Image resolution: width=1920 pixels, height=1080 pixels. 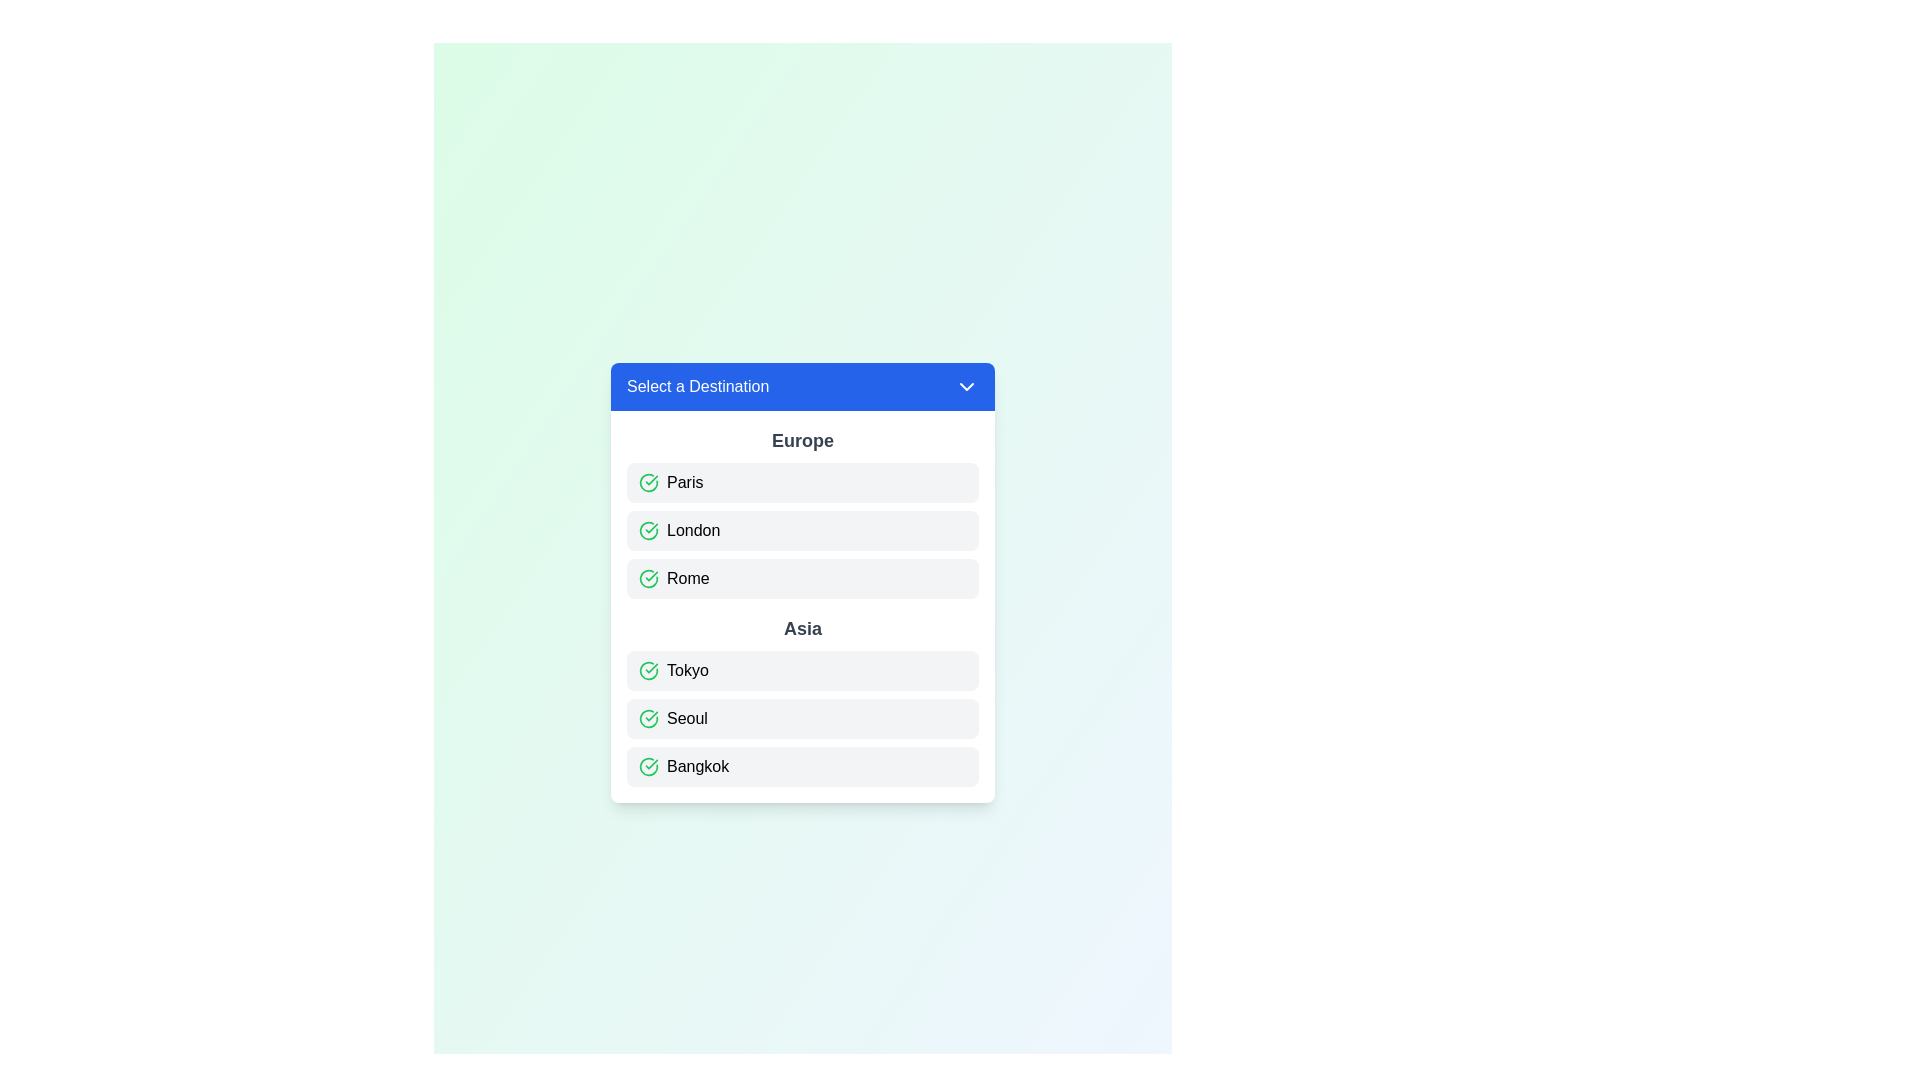 What do you see at coordinates (802, 439) in the screenshot?
I see `the prominently styled text label displaying 'Europe' in a large, bold, gray font, located at the top of the destination listing` at bounding box center [802, 439].